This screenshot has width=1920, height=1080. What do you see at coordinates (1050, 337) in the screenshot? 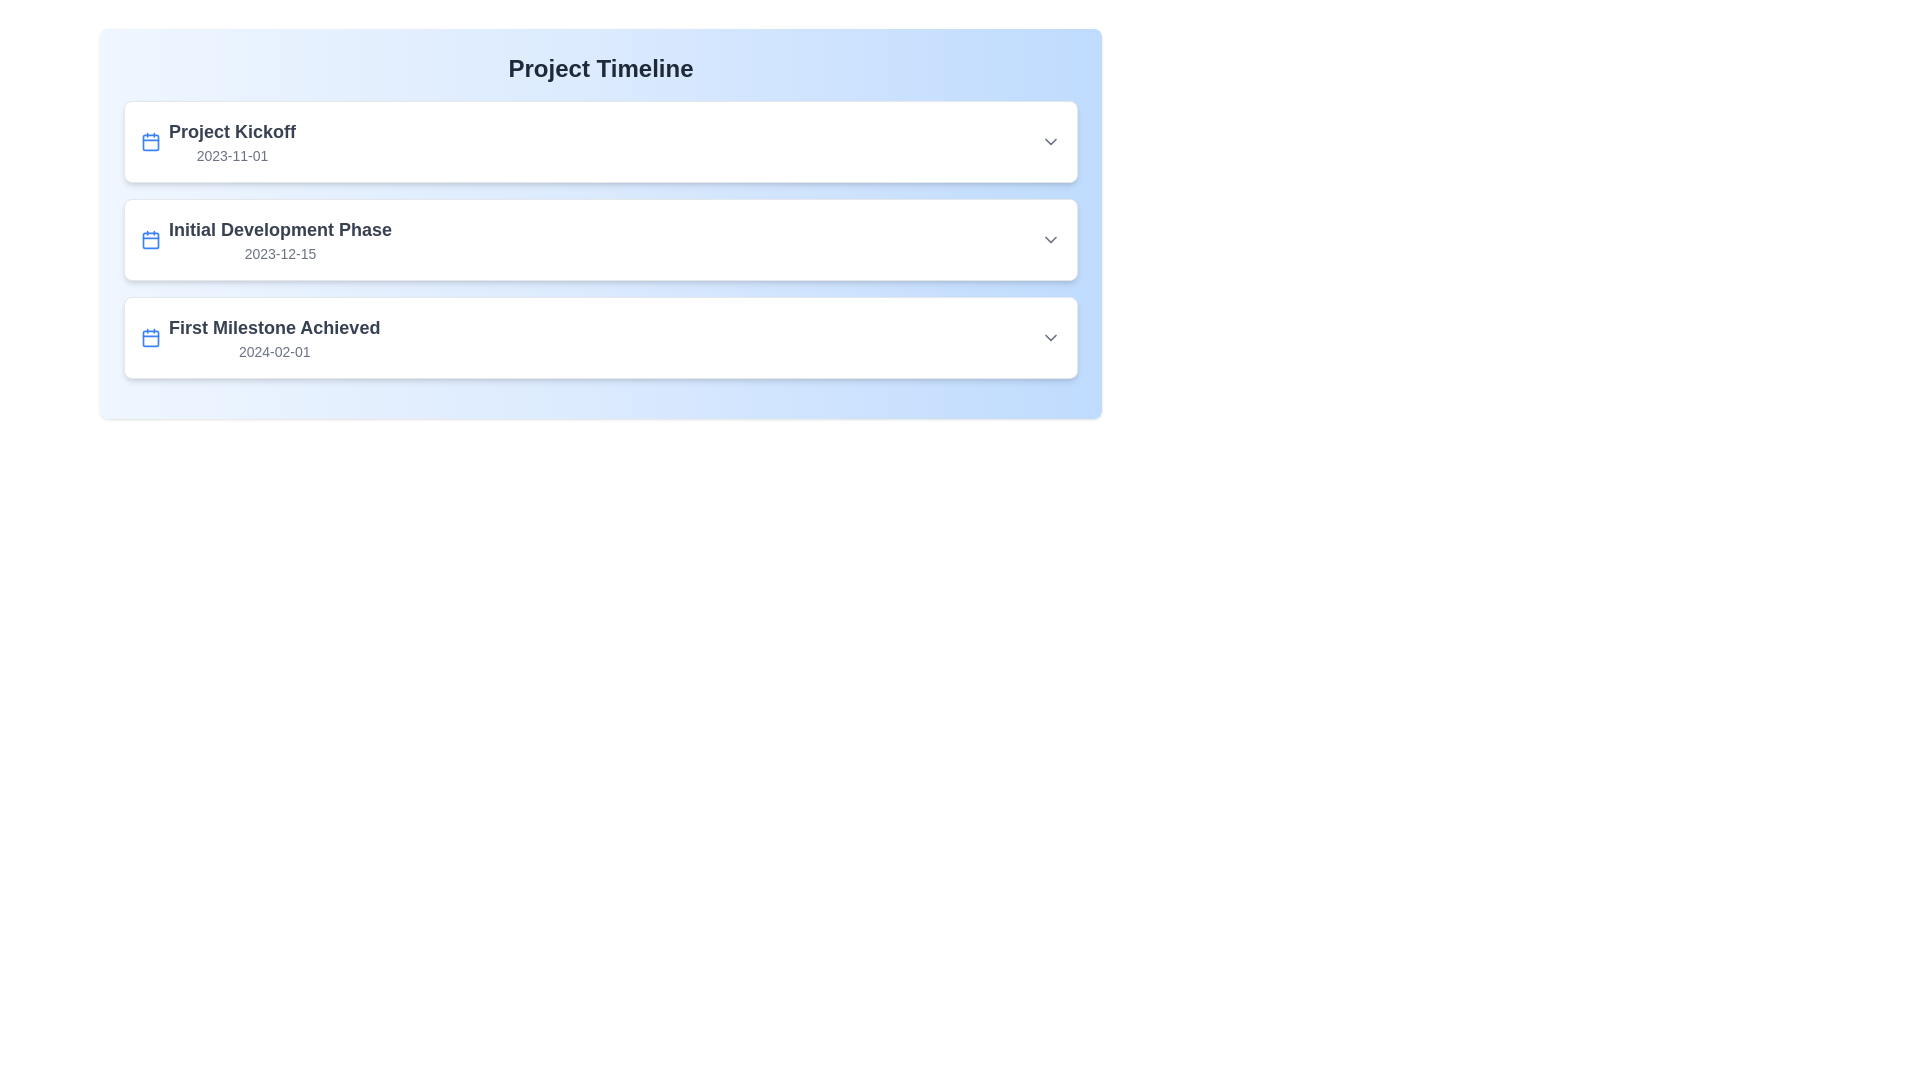
I see `the downward-pointing caret icon button located to the right of the 'First Milestone Achieved' milestone entry` at bounding box center [1050, 337].